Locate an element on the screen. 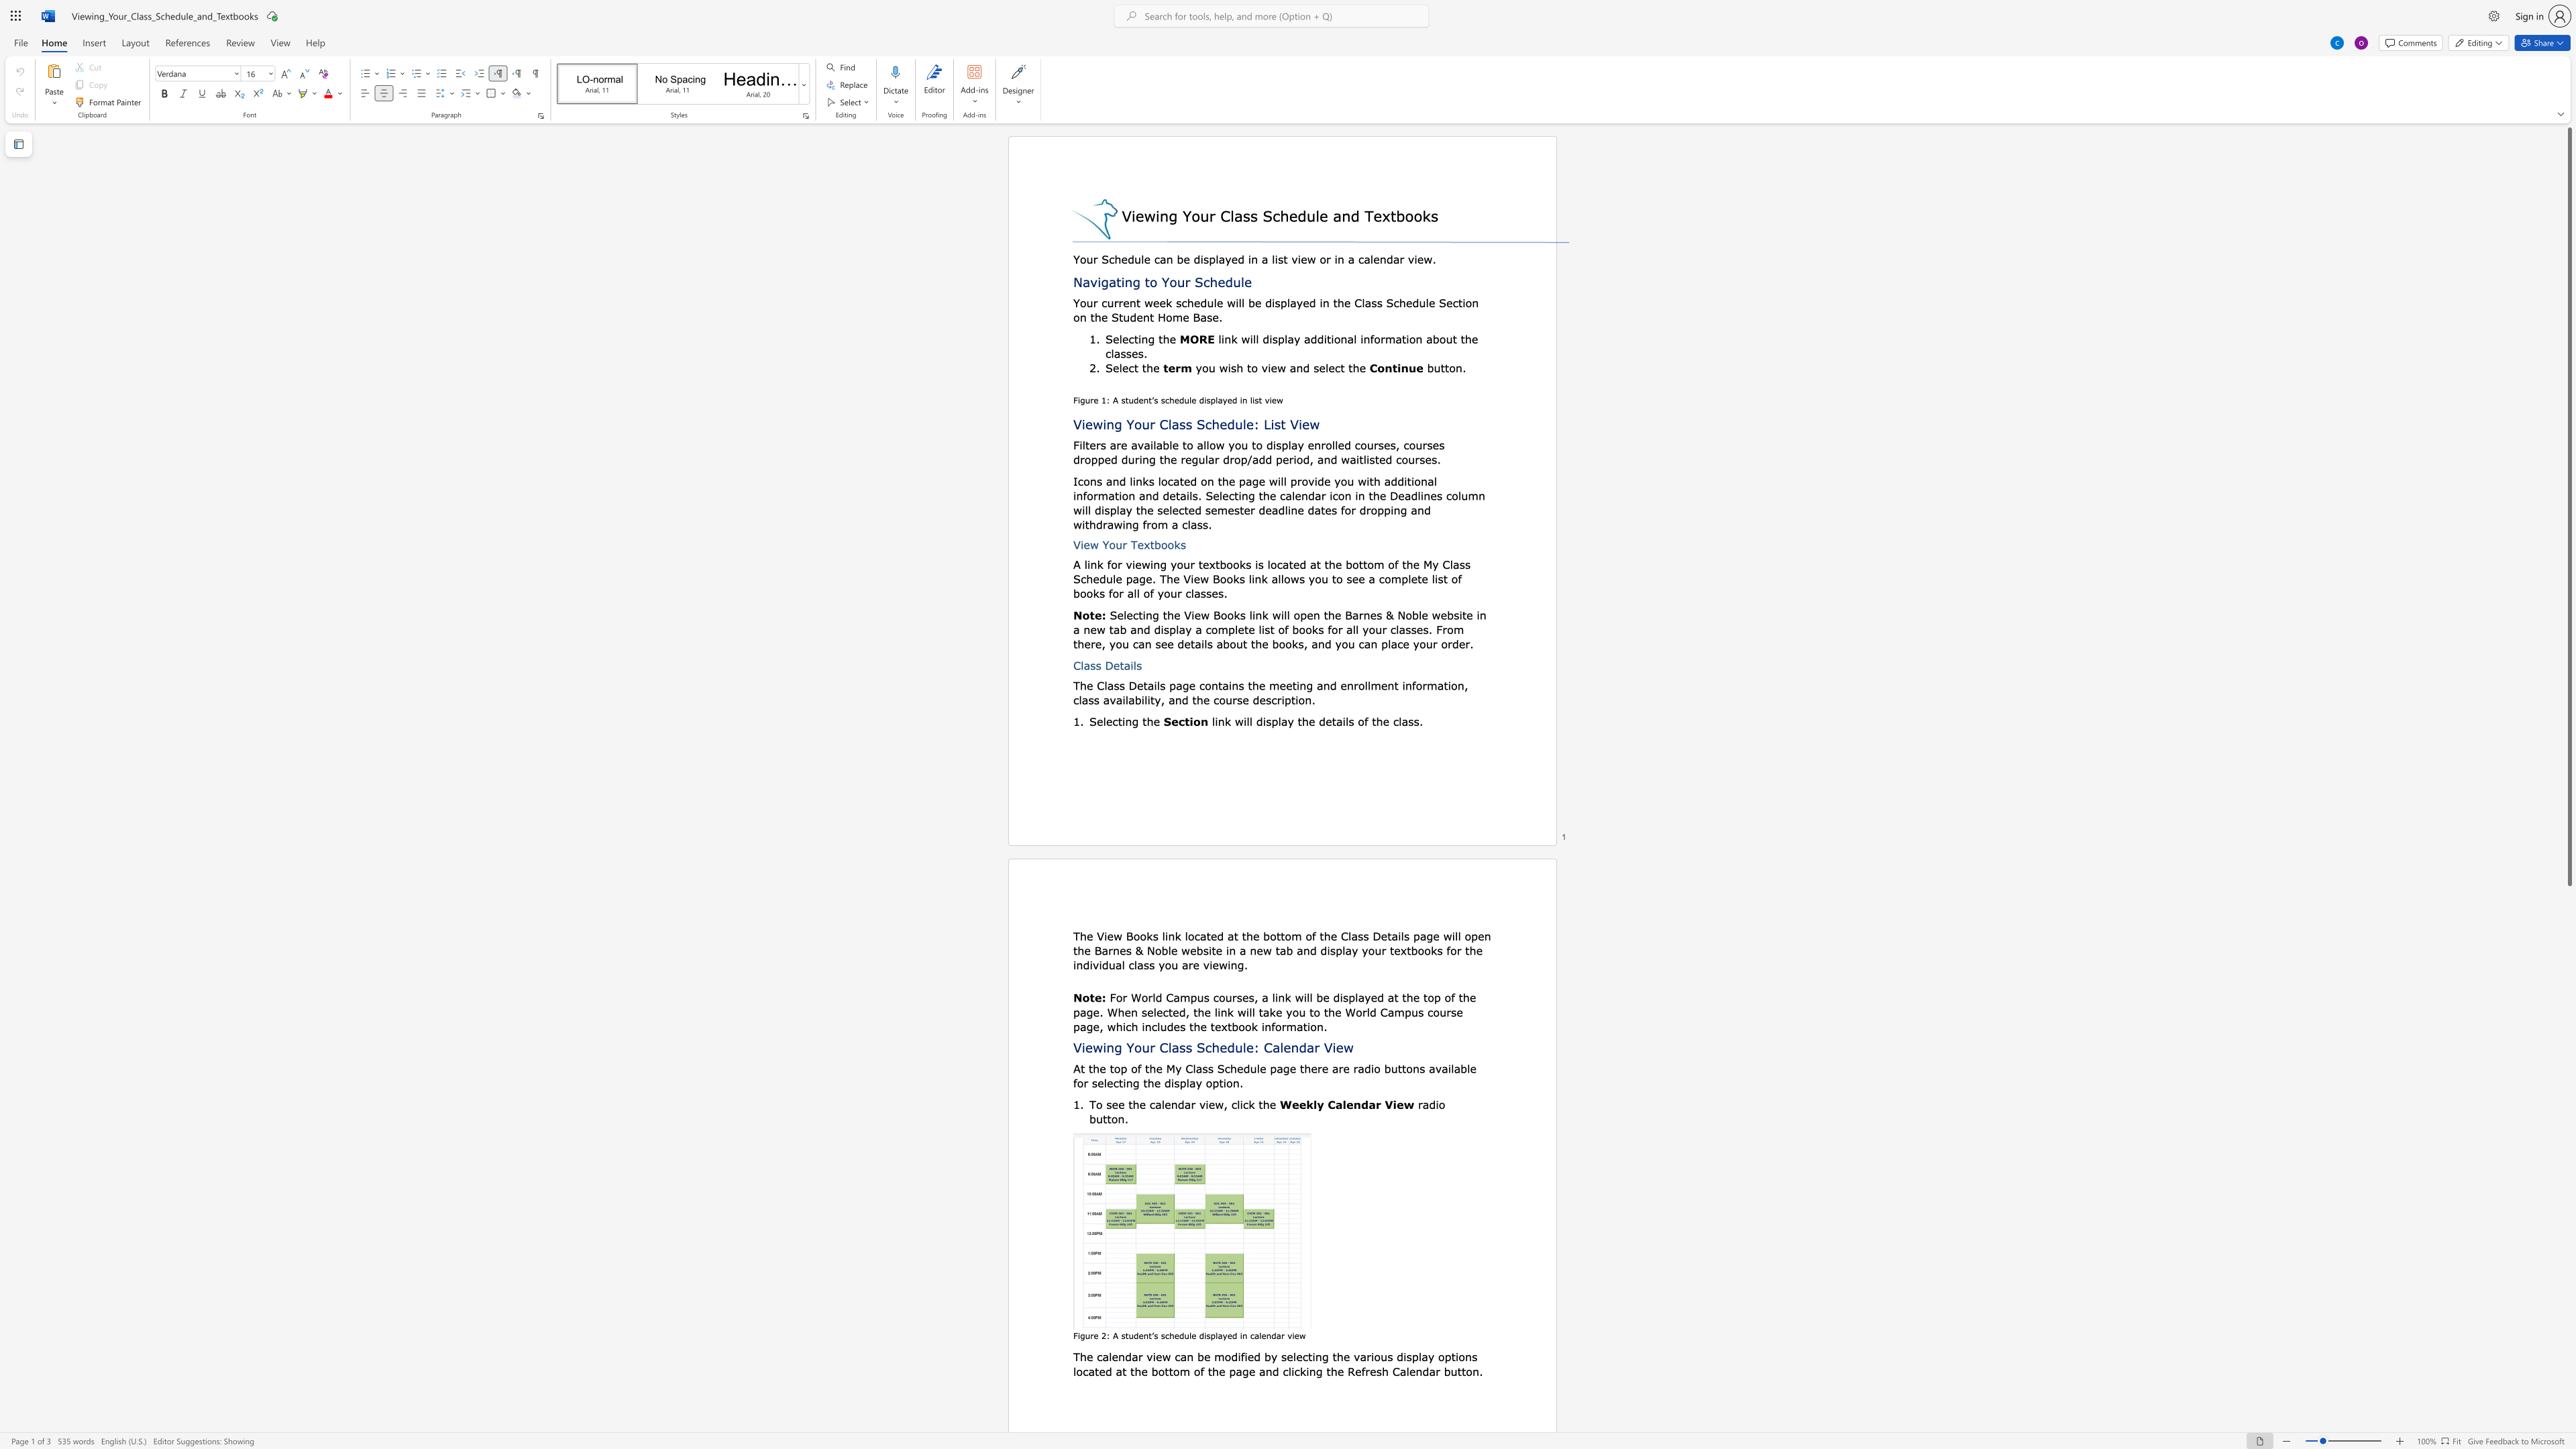 Image resolution: width=2576 pixels, height=1449 pixels. the scrollbar to scroll downward is located at coordinates (2568, 957).